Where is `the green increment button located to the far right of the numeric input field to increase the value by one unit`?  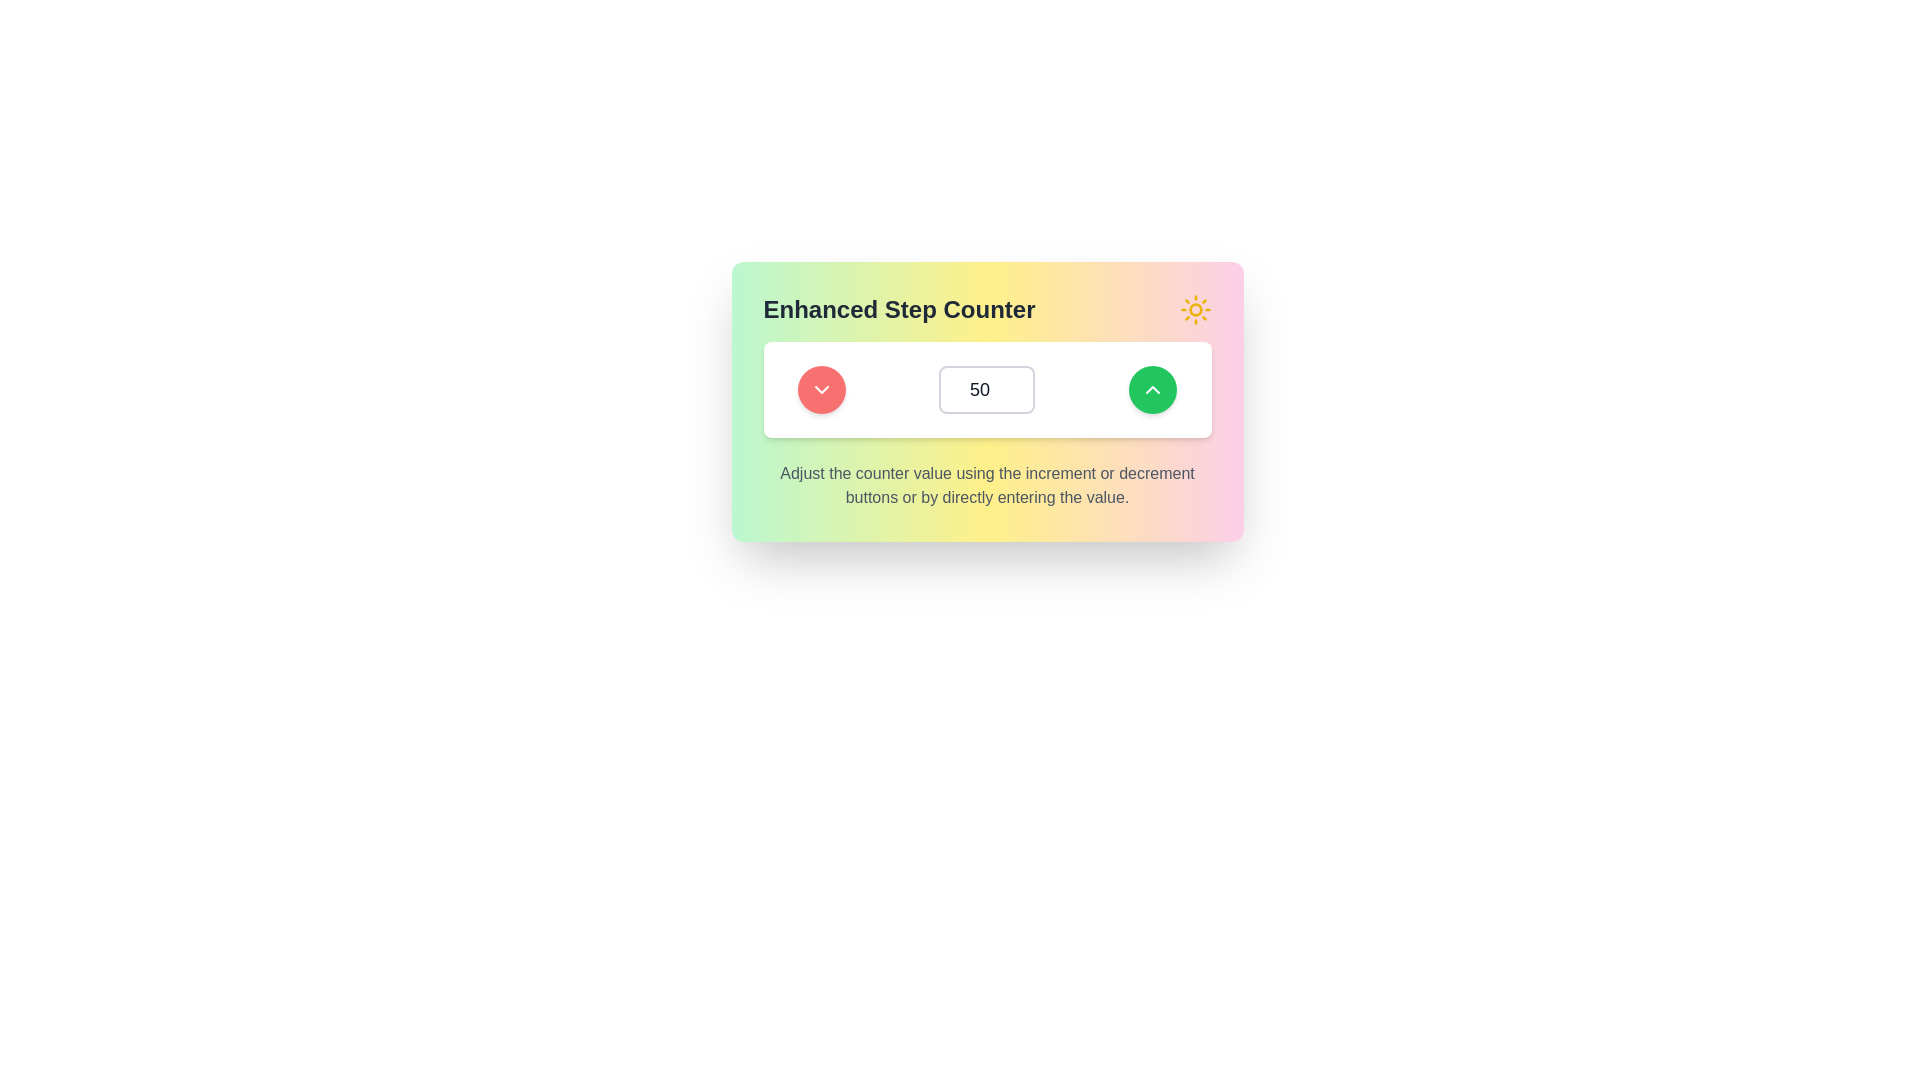
the green increment button located to the far right of the numeric input field to increase the value by one unit is located at coordinates (1152, 389).